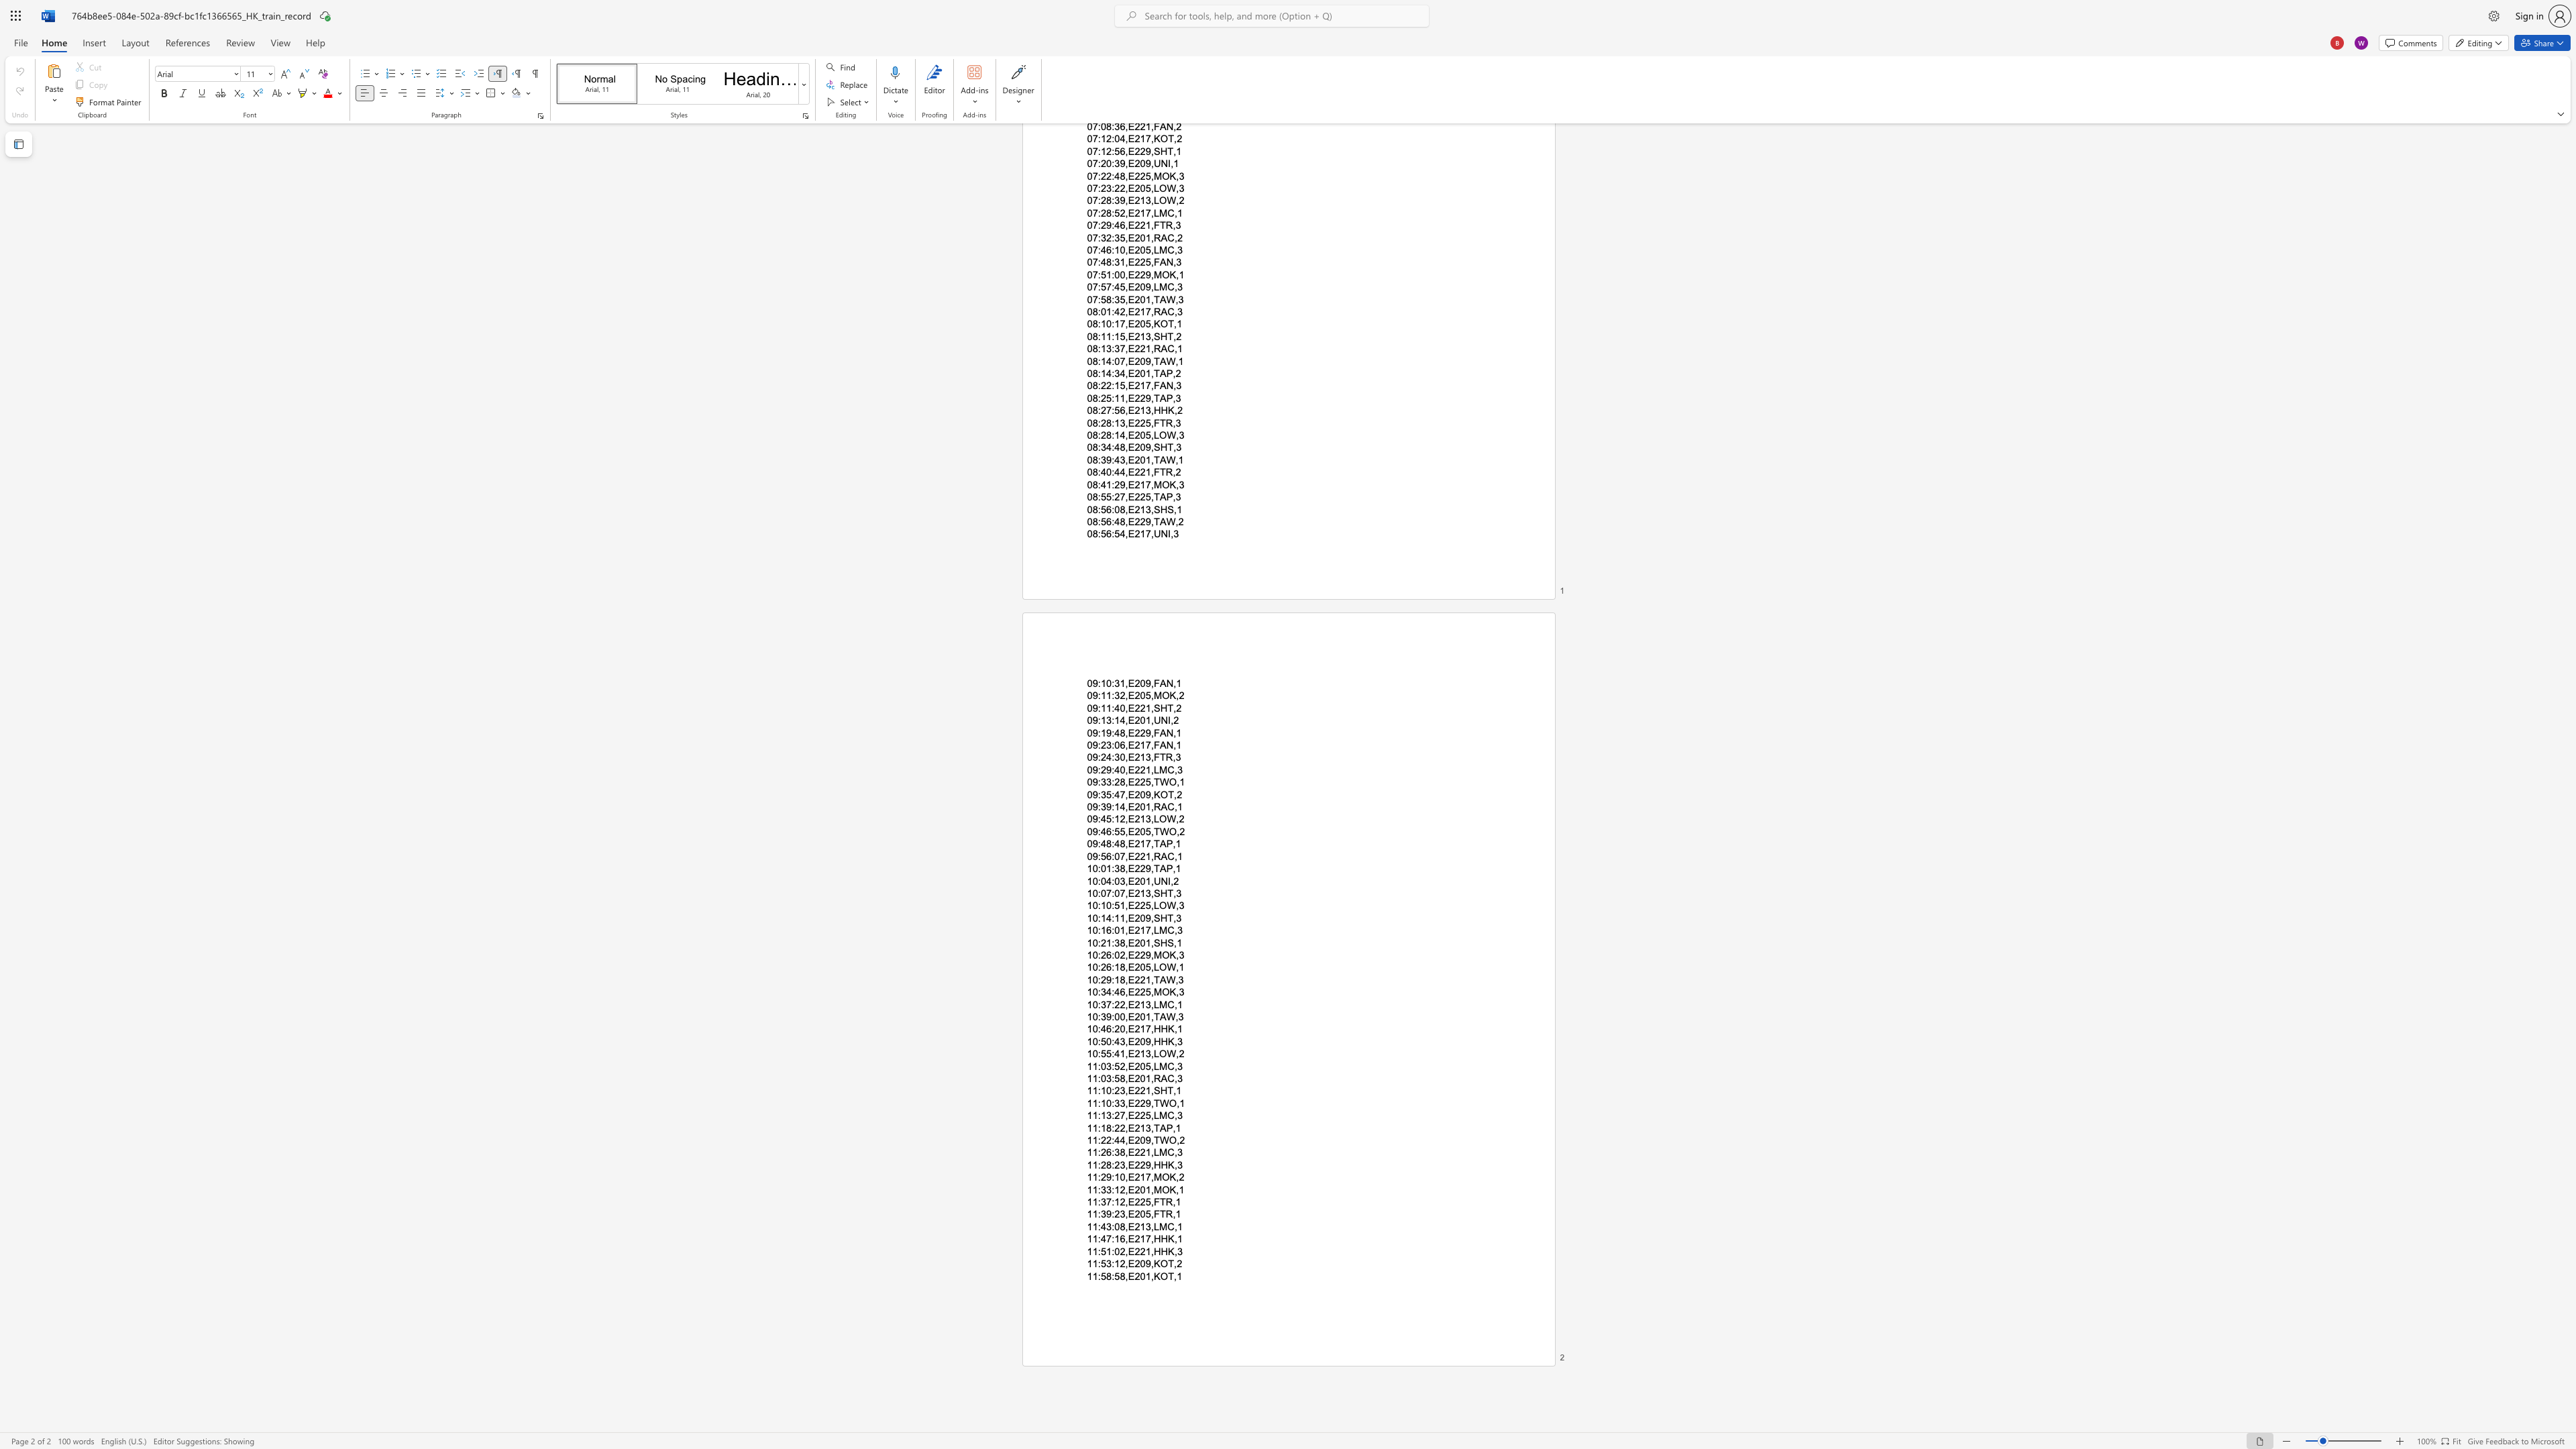  Describe the element at coordinates (1096, 1226) in the screenshot. I see `the space between the continuous character "1" and ":" in the text` at that location.